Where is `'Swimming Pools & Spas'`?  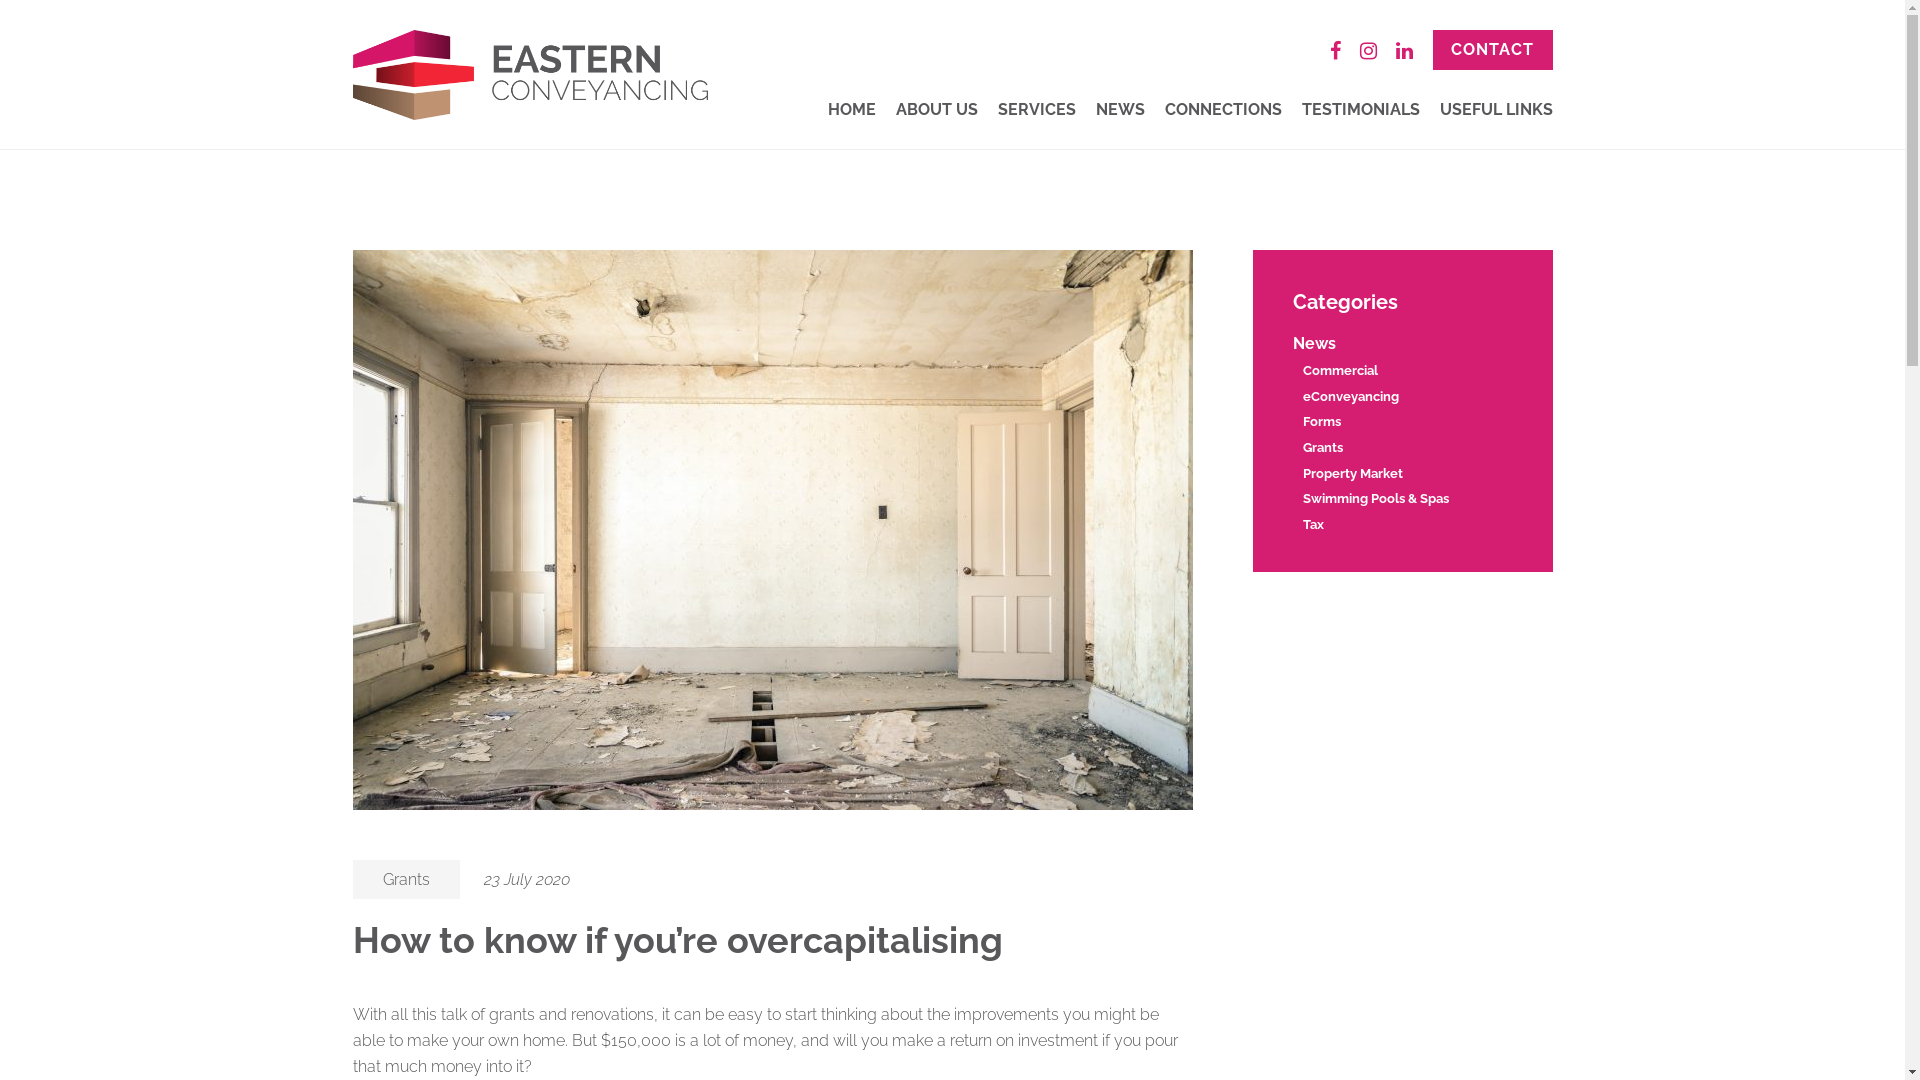 'Swimming Pools & Spas' is located at coordinates (1373, 497).